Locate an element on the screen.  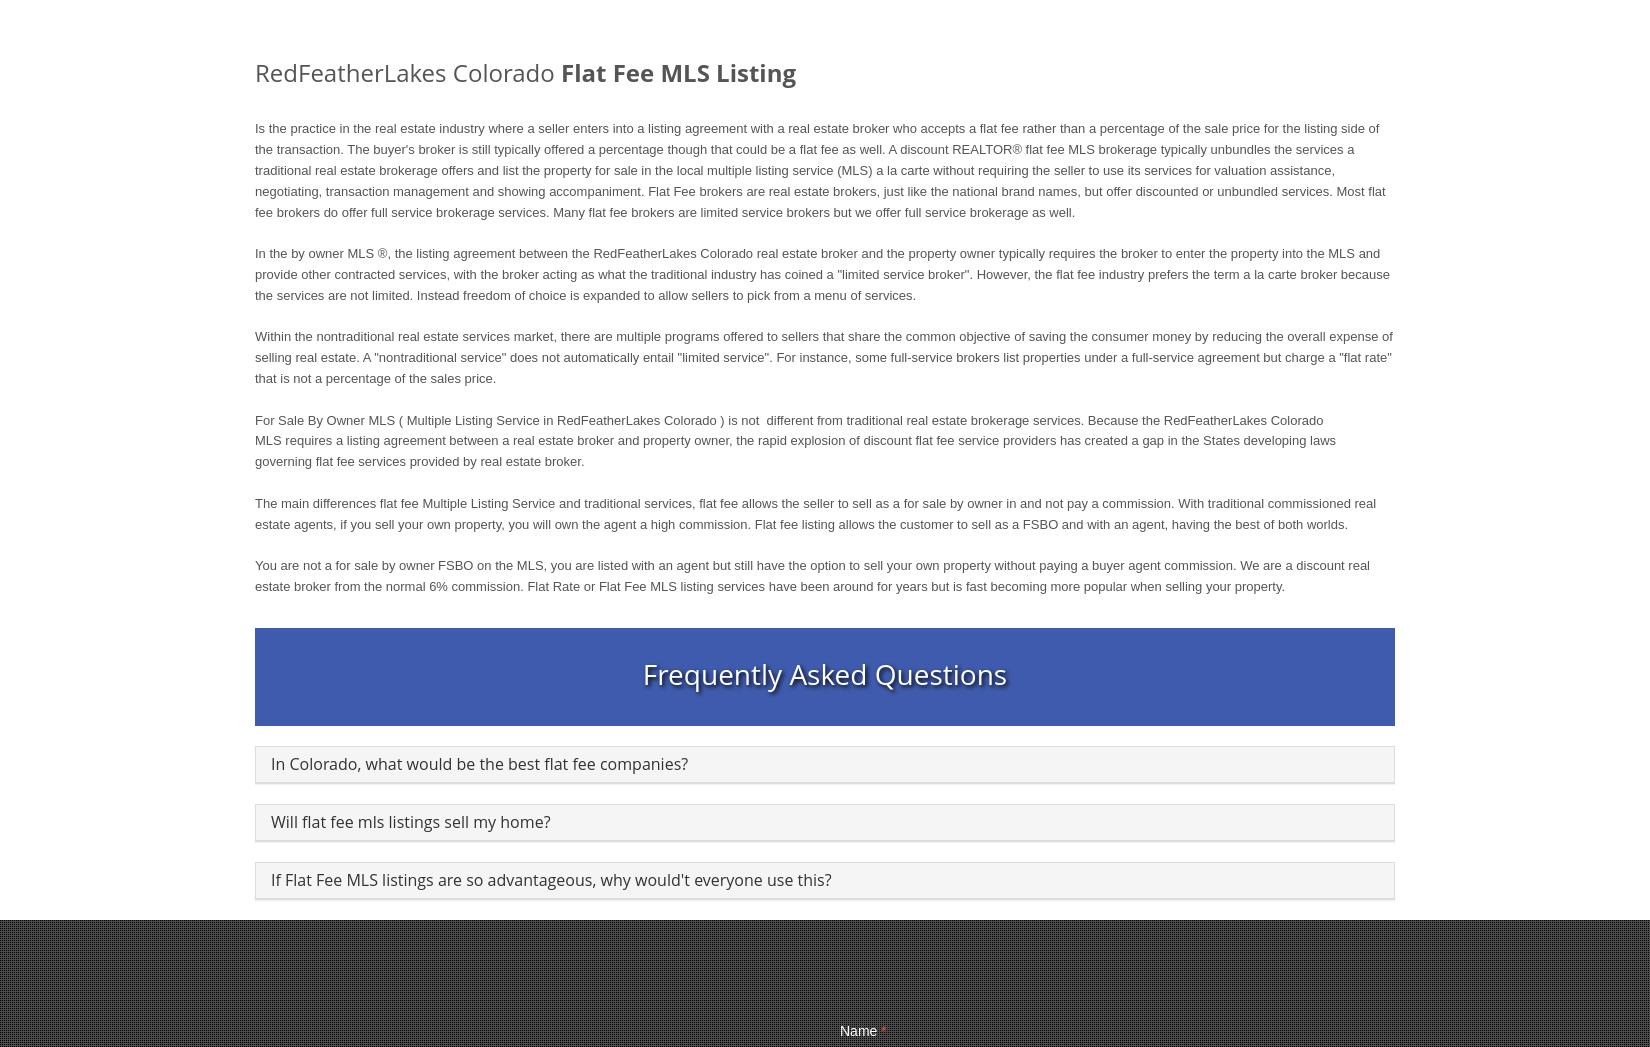
'If Flat Fee MLS listings are so advantageous, why would't everyone use this?' is located at coordinates (549, 877).